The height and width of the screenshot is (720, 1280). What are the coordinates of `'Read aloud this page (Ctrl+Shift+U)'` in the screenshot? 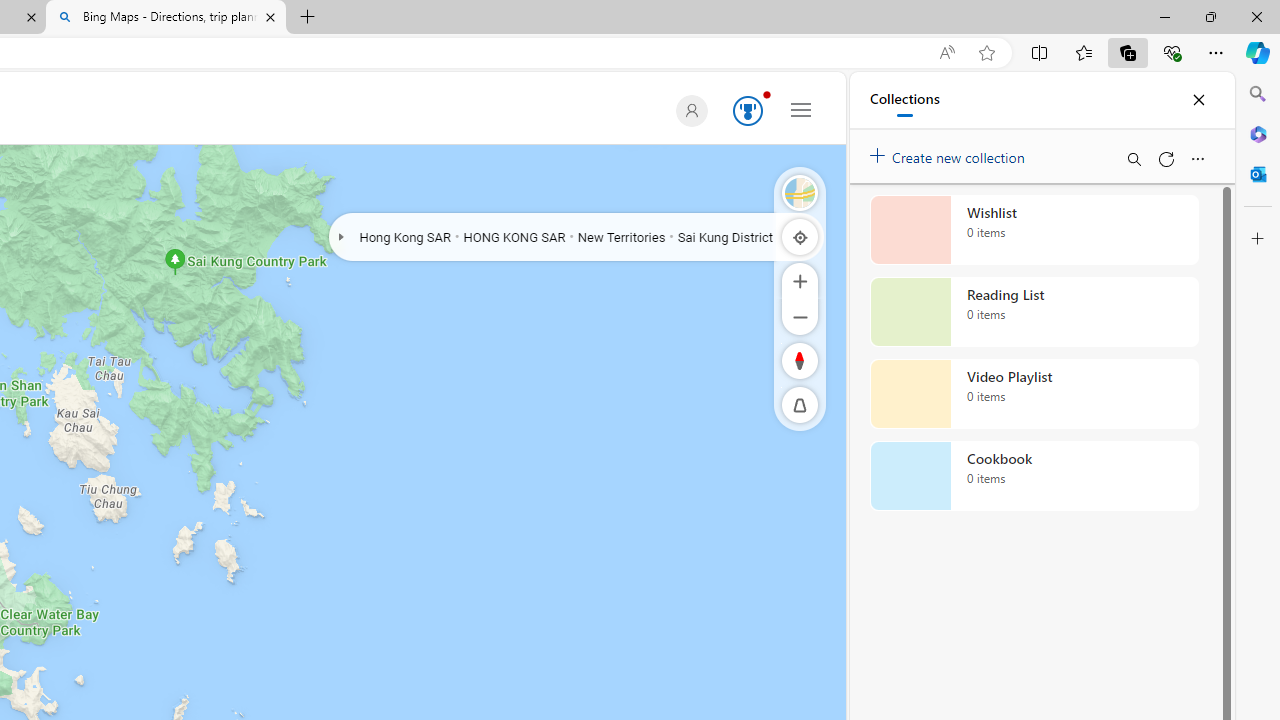 It's located at (945, 52).